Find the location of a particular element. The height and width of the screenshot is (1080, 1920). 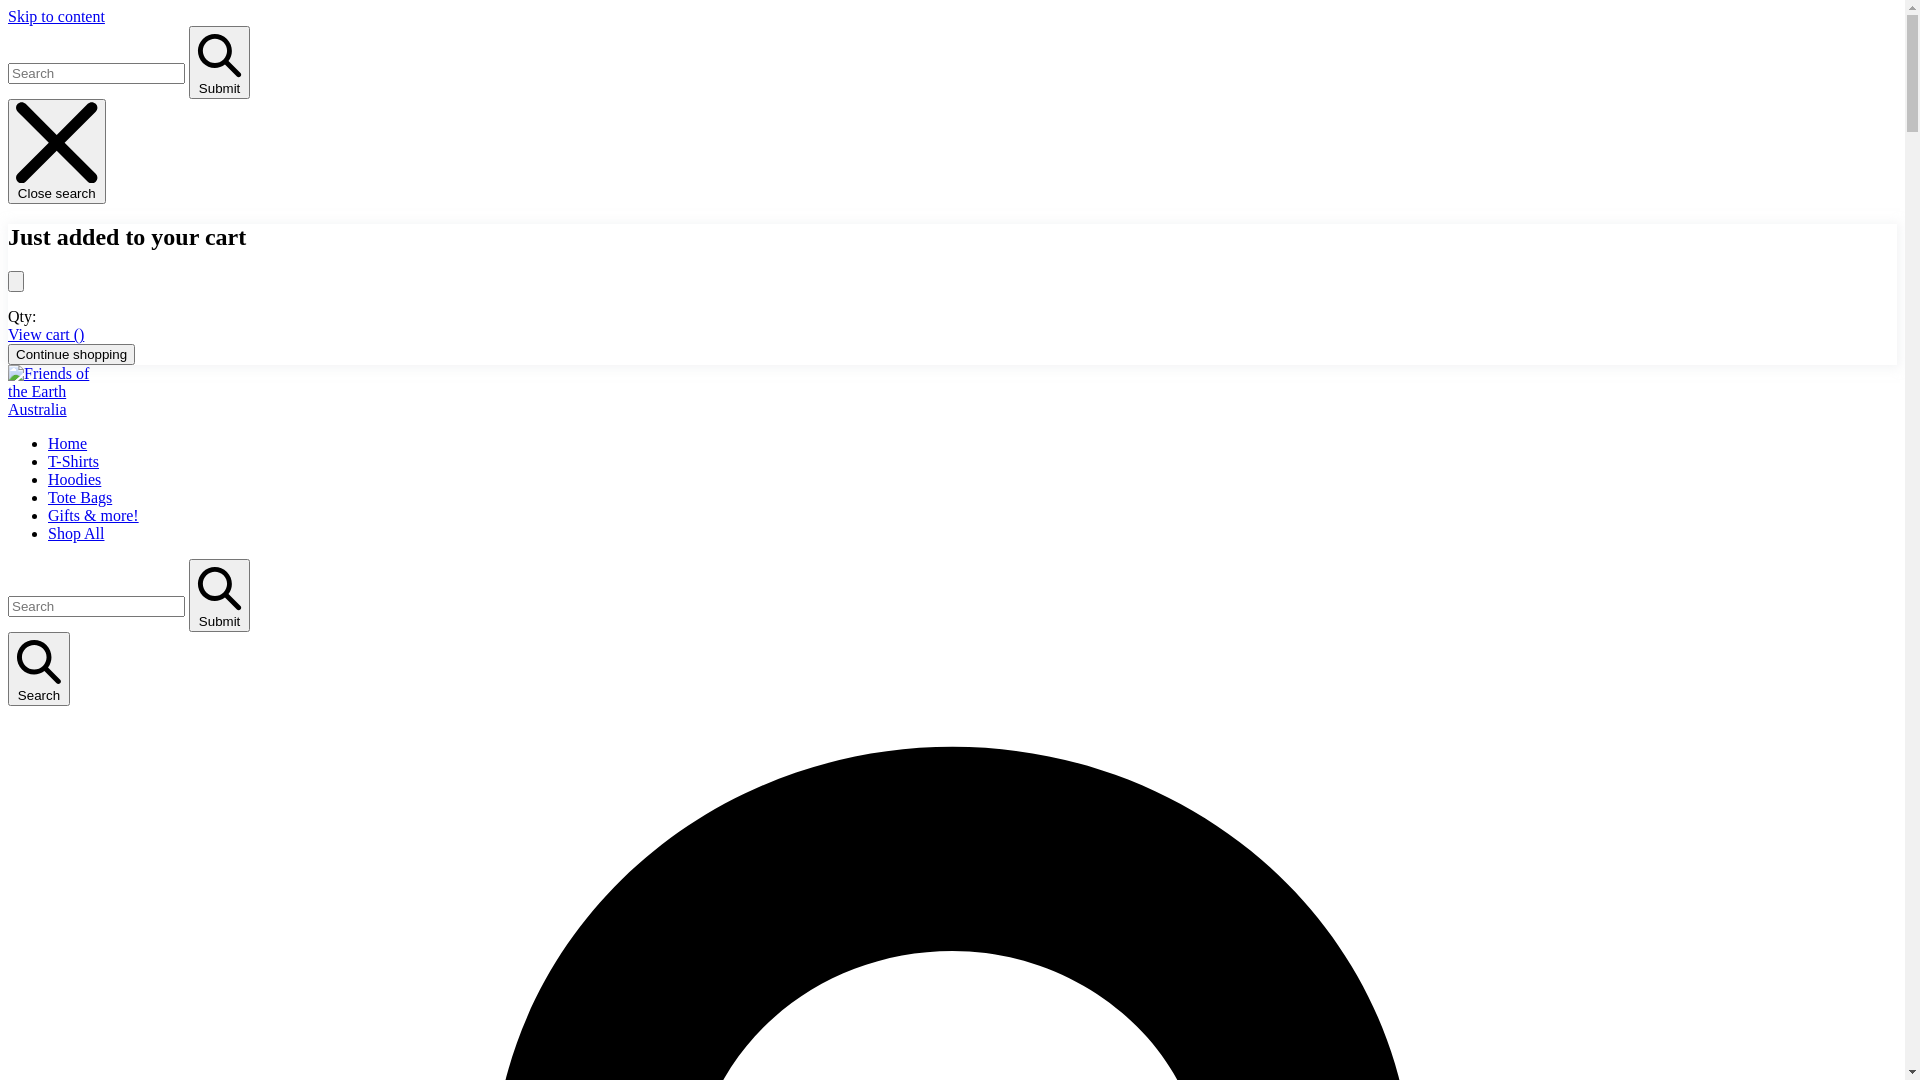

'Close search' is located at coordinates (57, 150).